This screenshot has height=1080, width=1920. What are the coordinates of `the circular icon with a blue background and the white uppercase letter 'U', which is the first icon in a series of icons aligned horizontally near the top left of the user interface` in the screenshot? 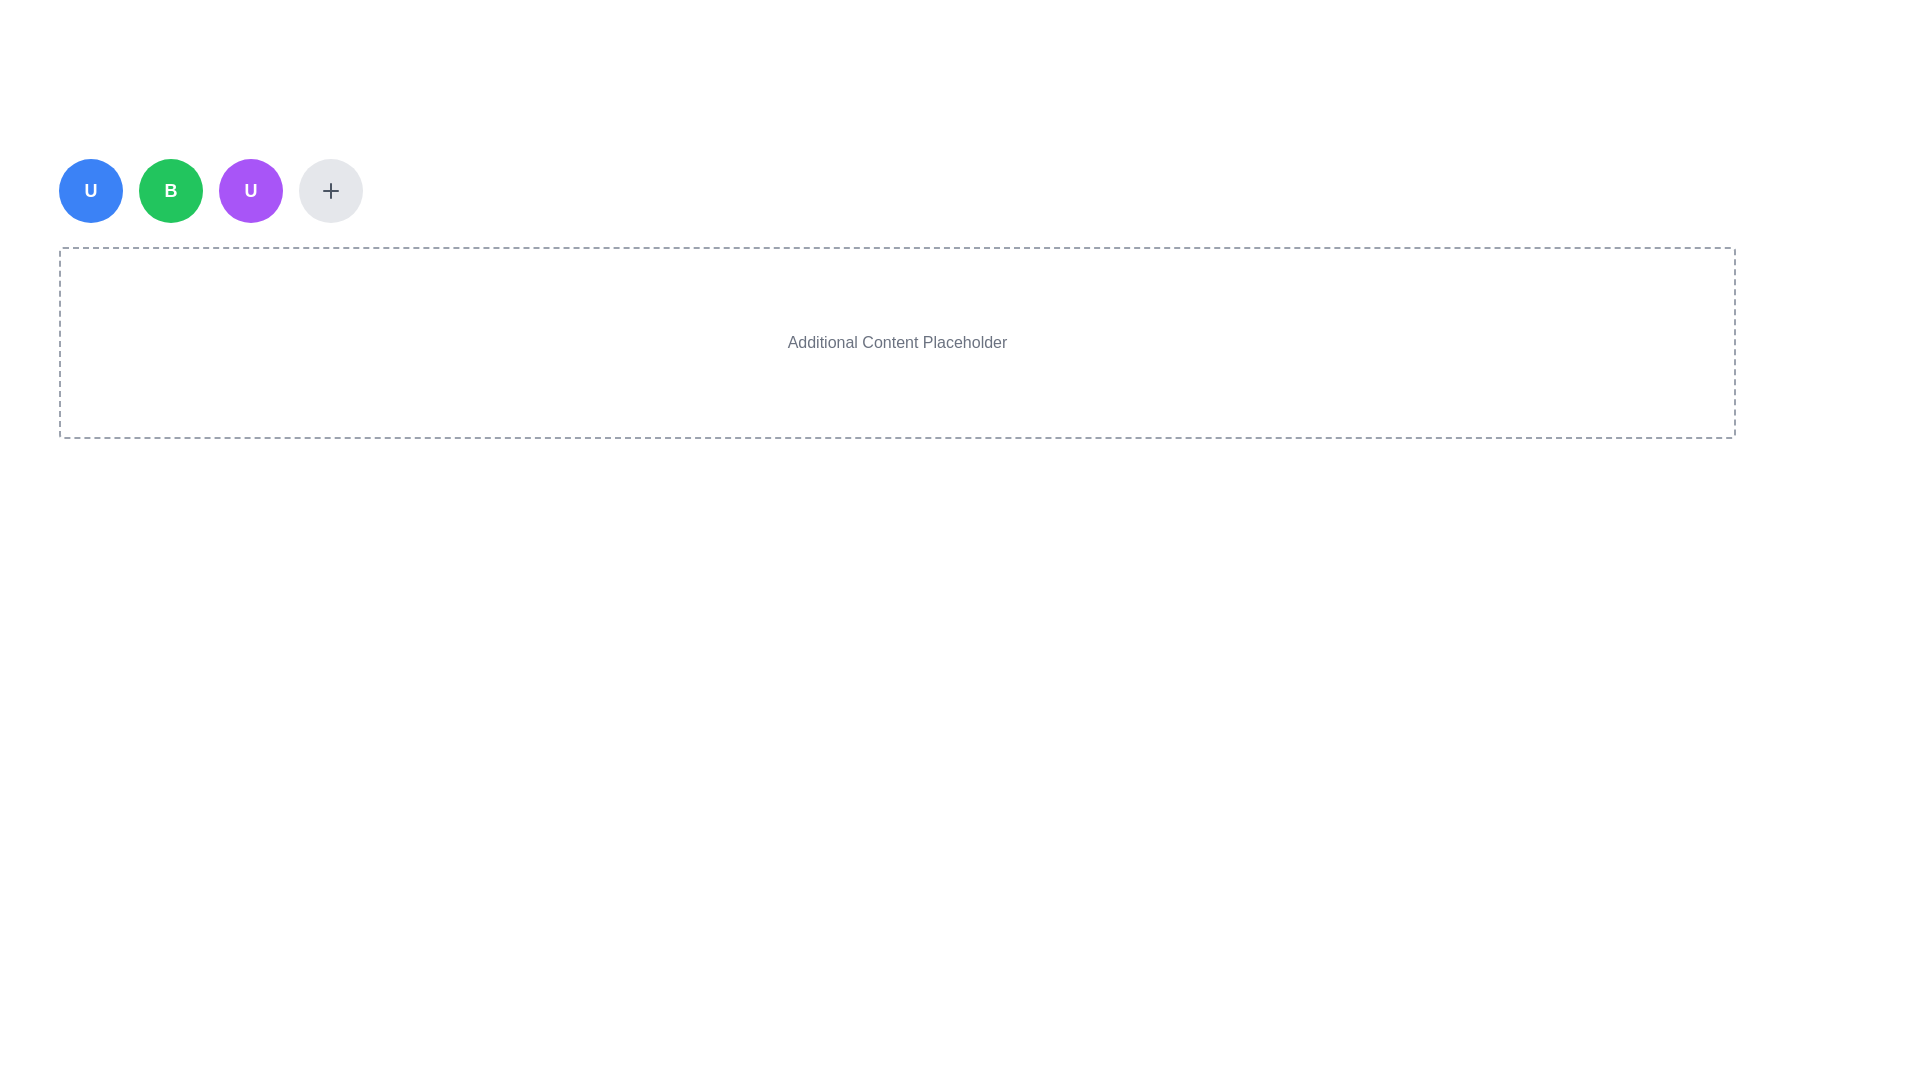 It's located at (90, 191).